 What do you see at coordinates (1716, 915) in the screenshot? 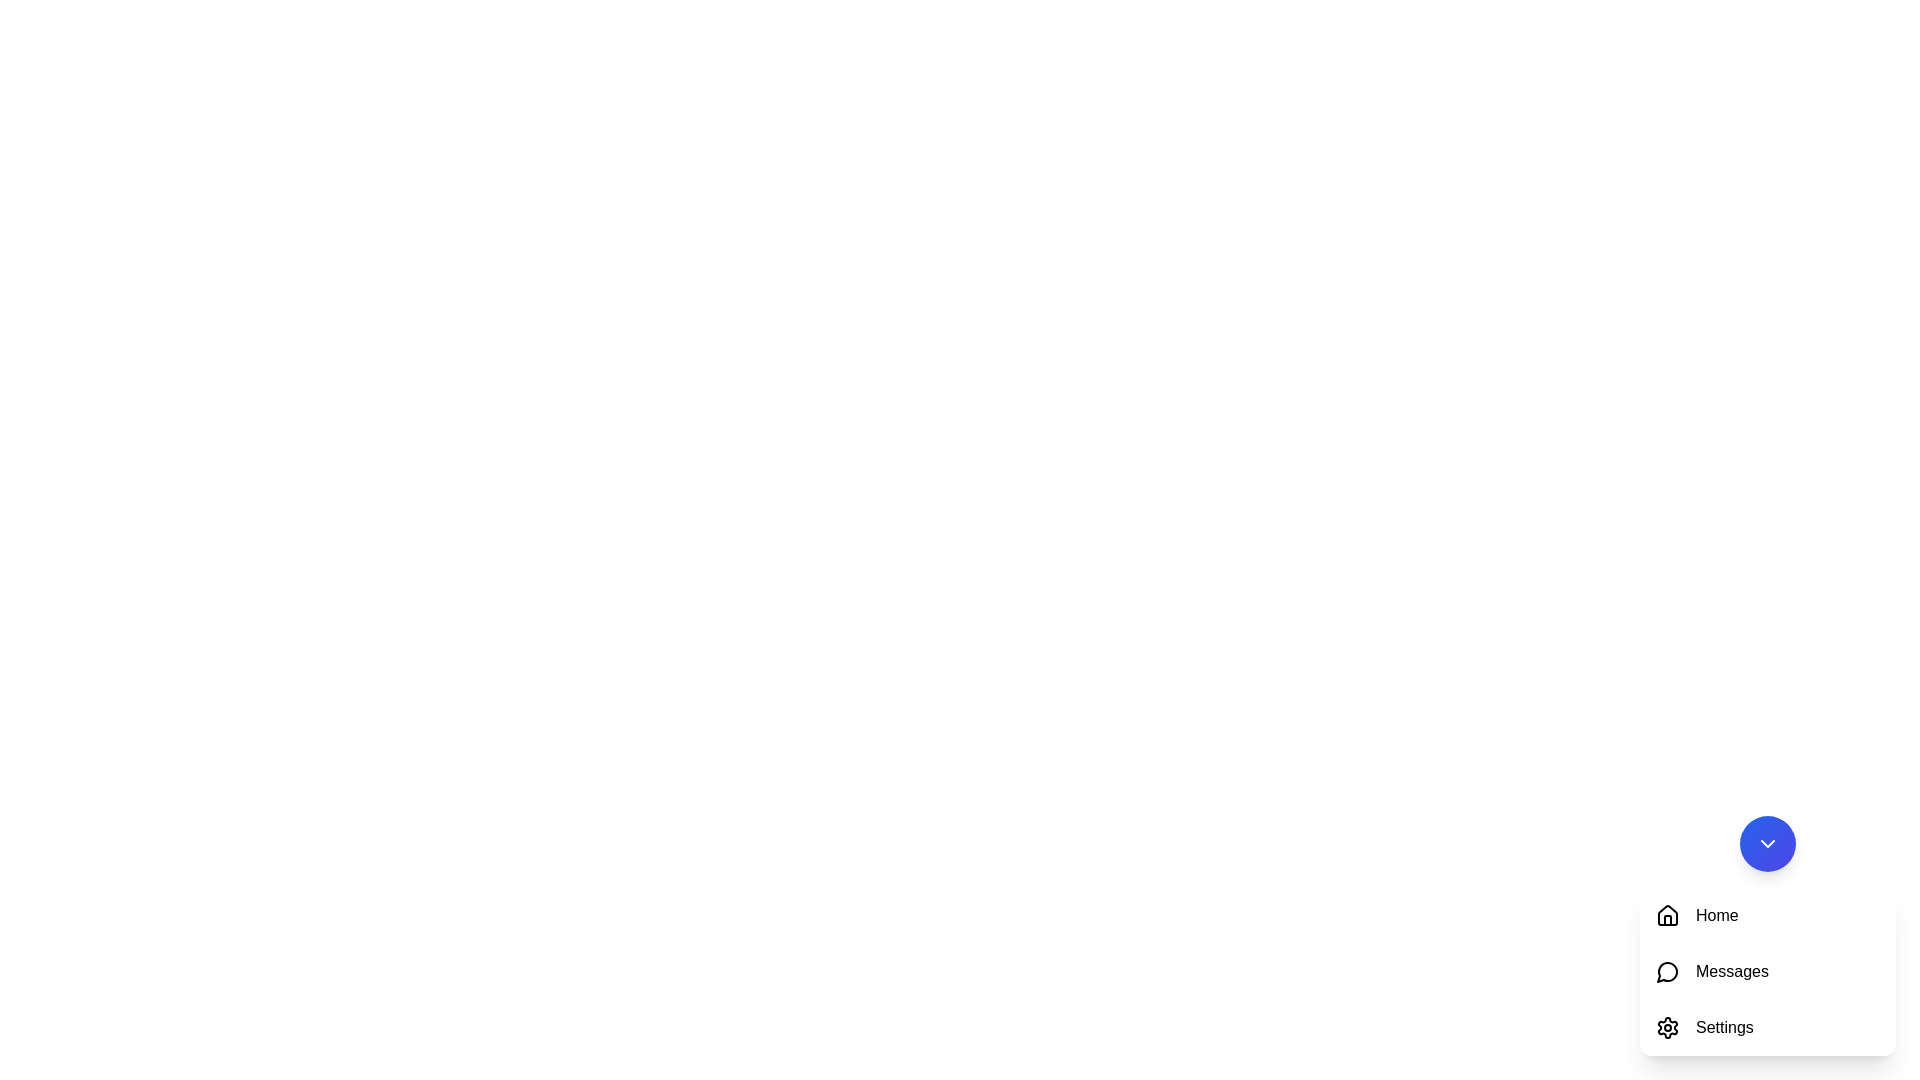
I see `the 'Home' text label, which is styled in black and positioned next to a house icon in the vertical menu list` at bounding box center [1716, 915].